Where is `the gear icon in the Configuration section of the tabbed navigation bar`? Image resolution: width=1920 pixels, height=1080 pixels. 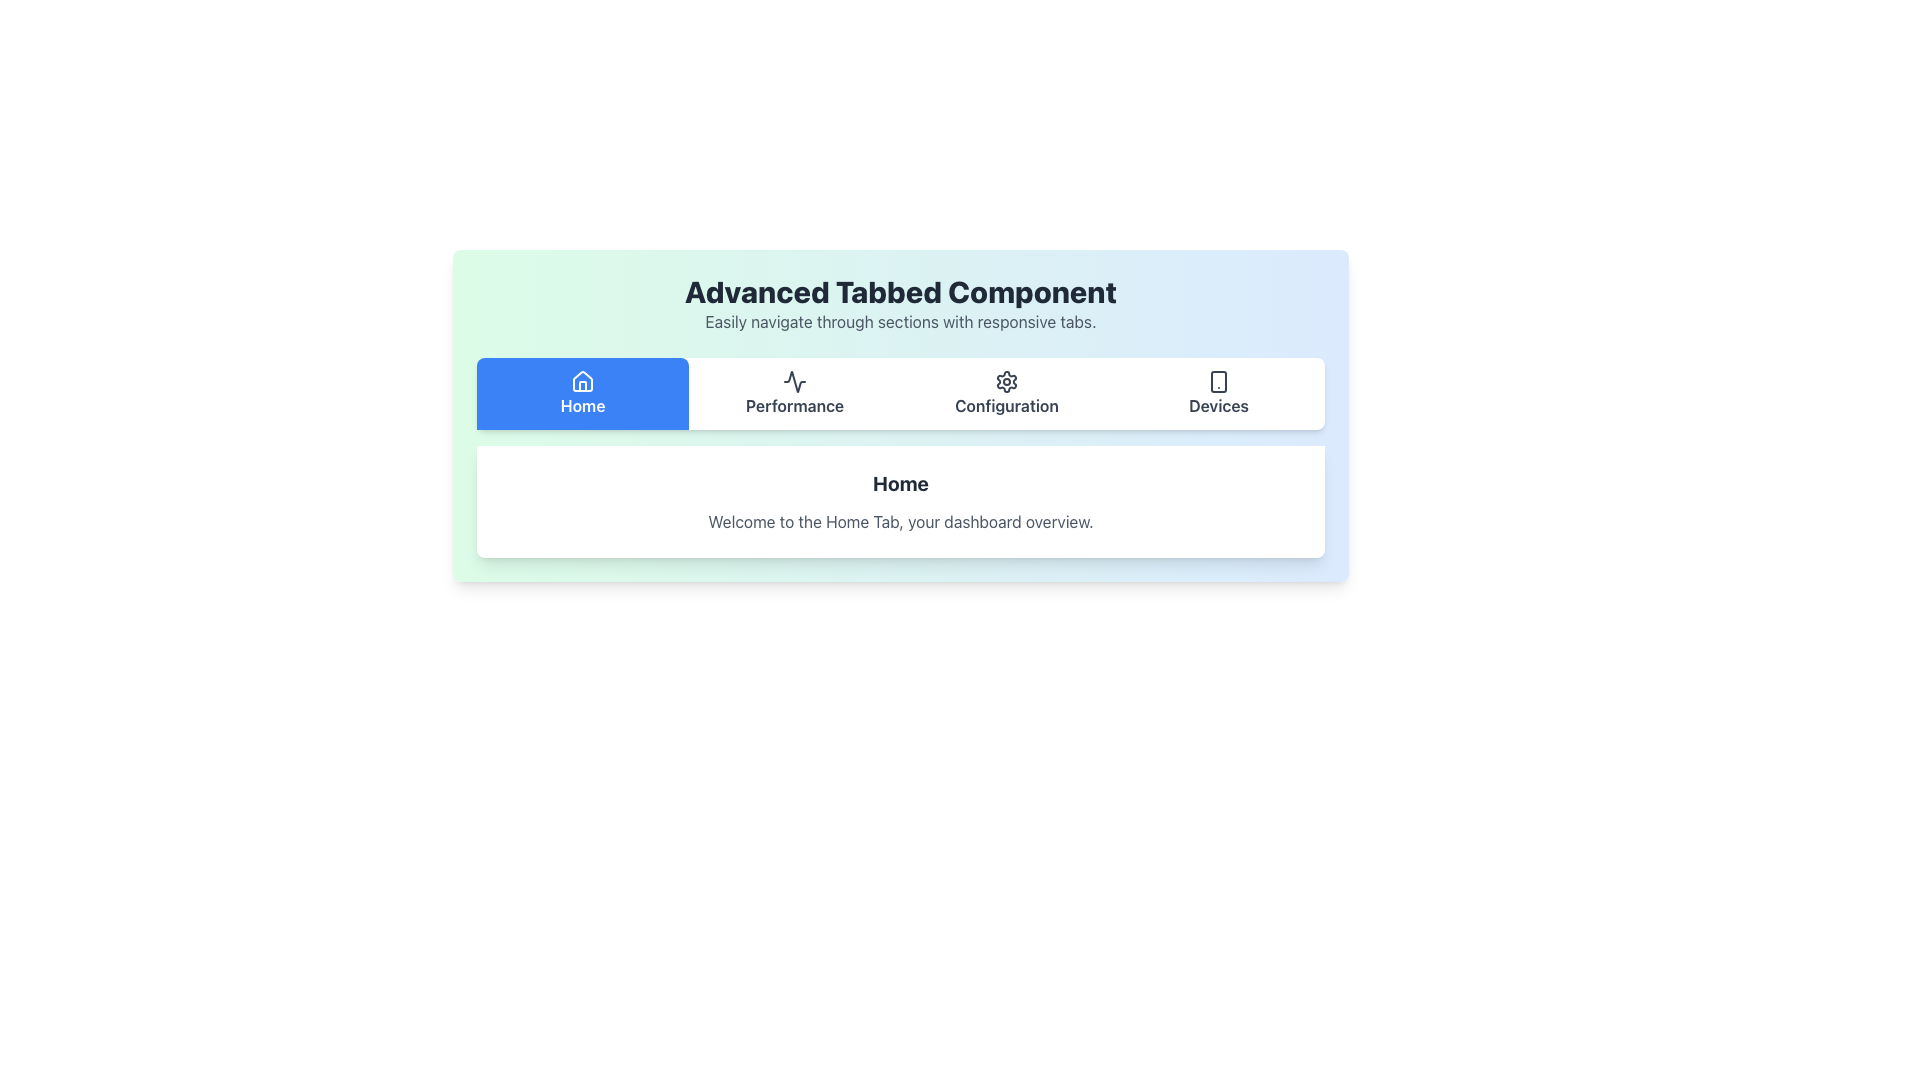 the gear icon in the Configuration section of the tabbed navigation bar is located at coordinates (1007, 381).